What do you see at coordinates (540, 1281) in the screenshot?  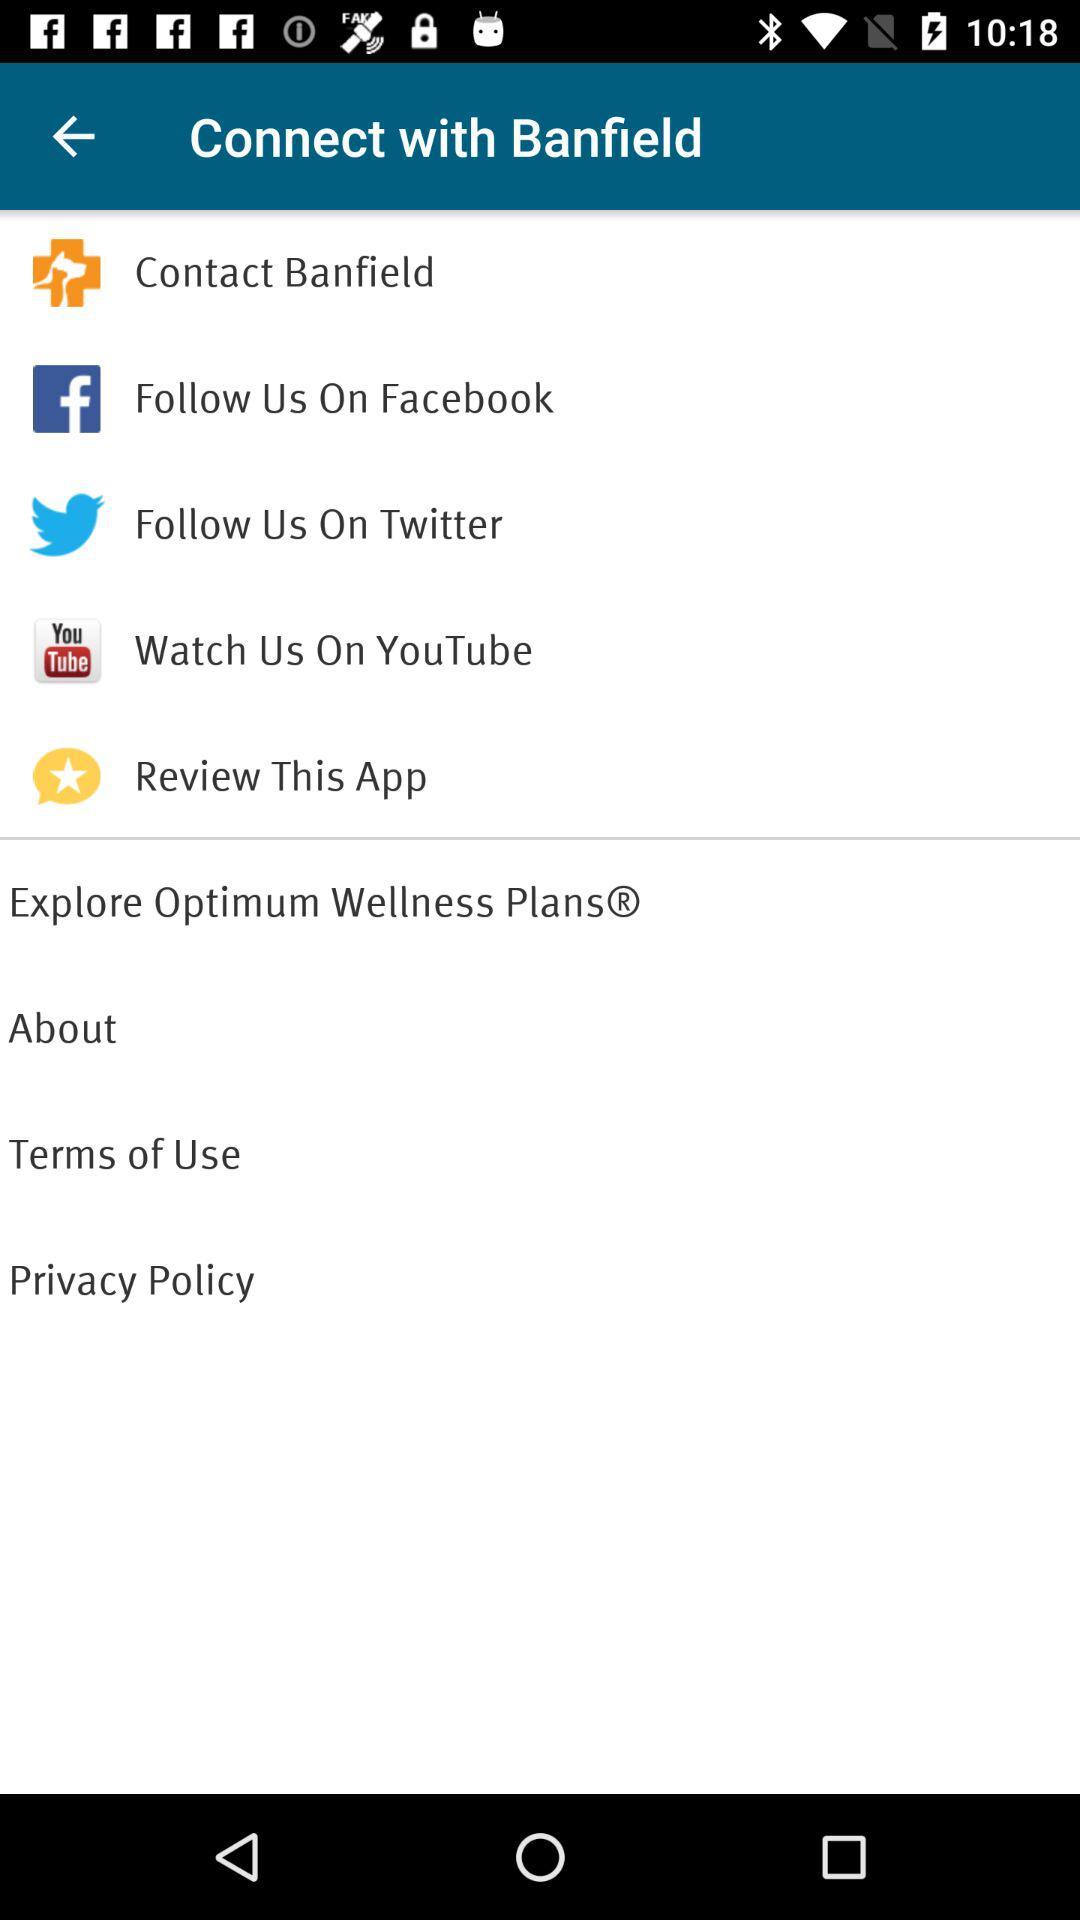 I see `privacy policy item` at bounding box center [540, 1281].